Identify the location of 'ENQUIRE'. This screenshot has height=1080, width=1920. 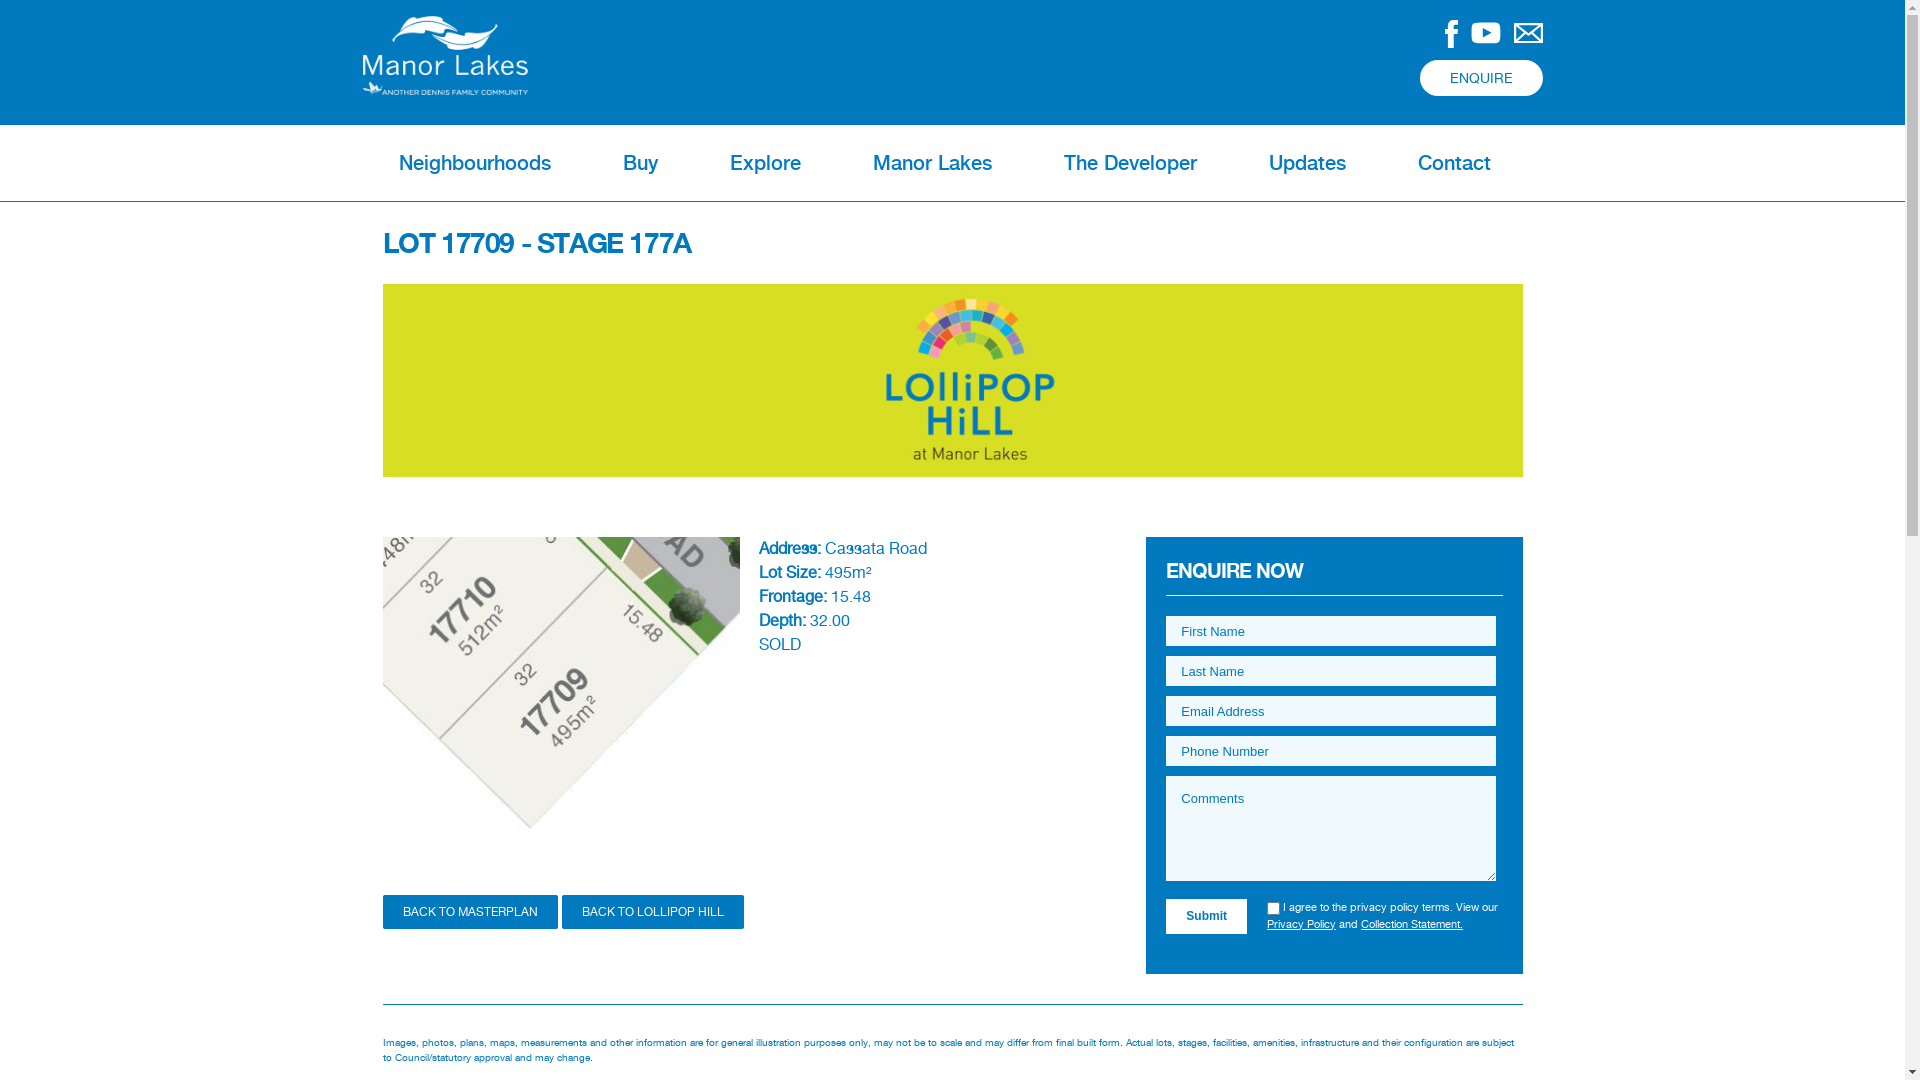
(1481, 76).